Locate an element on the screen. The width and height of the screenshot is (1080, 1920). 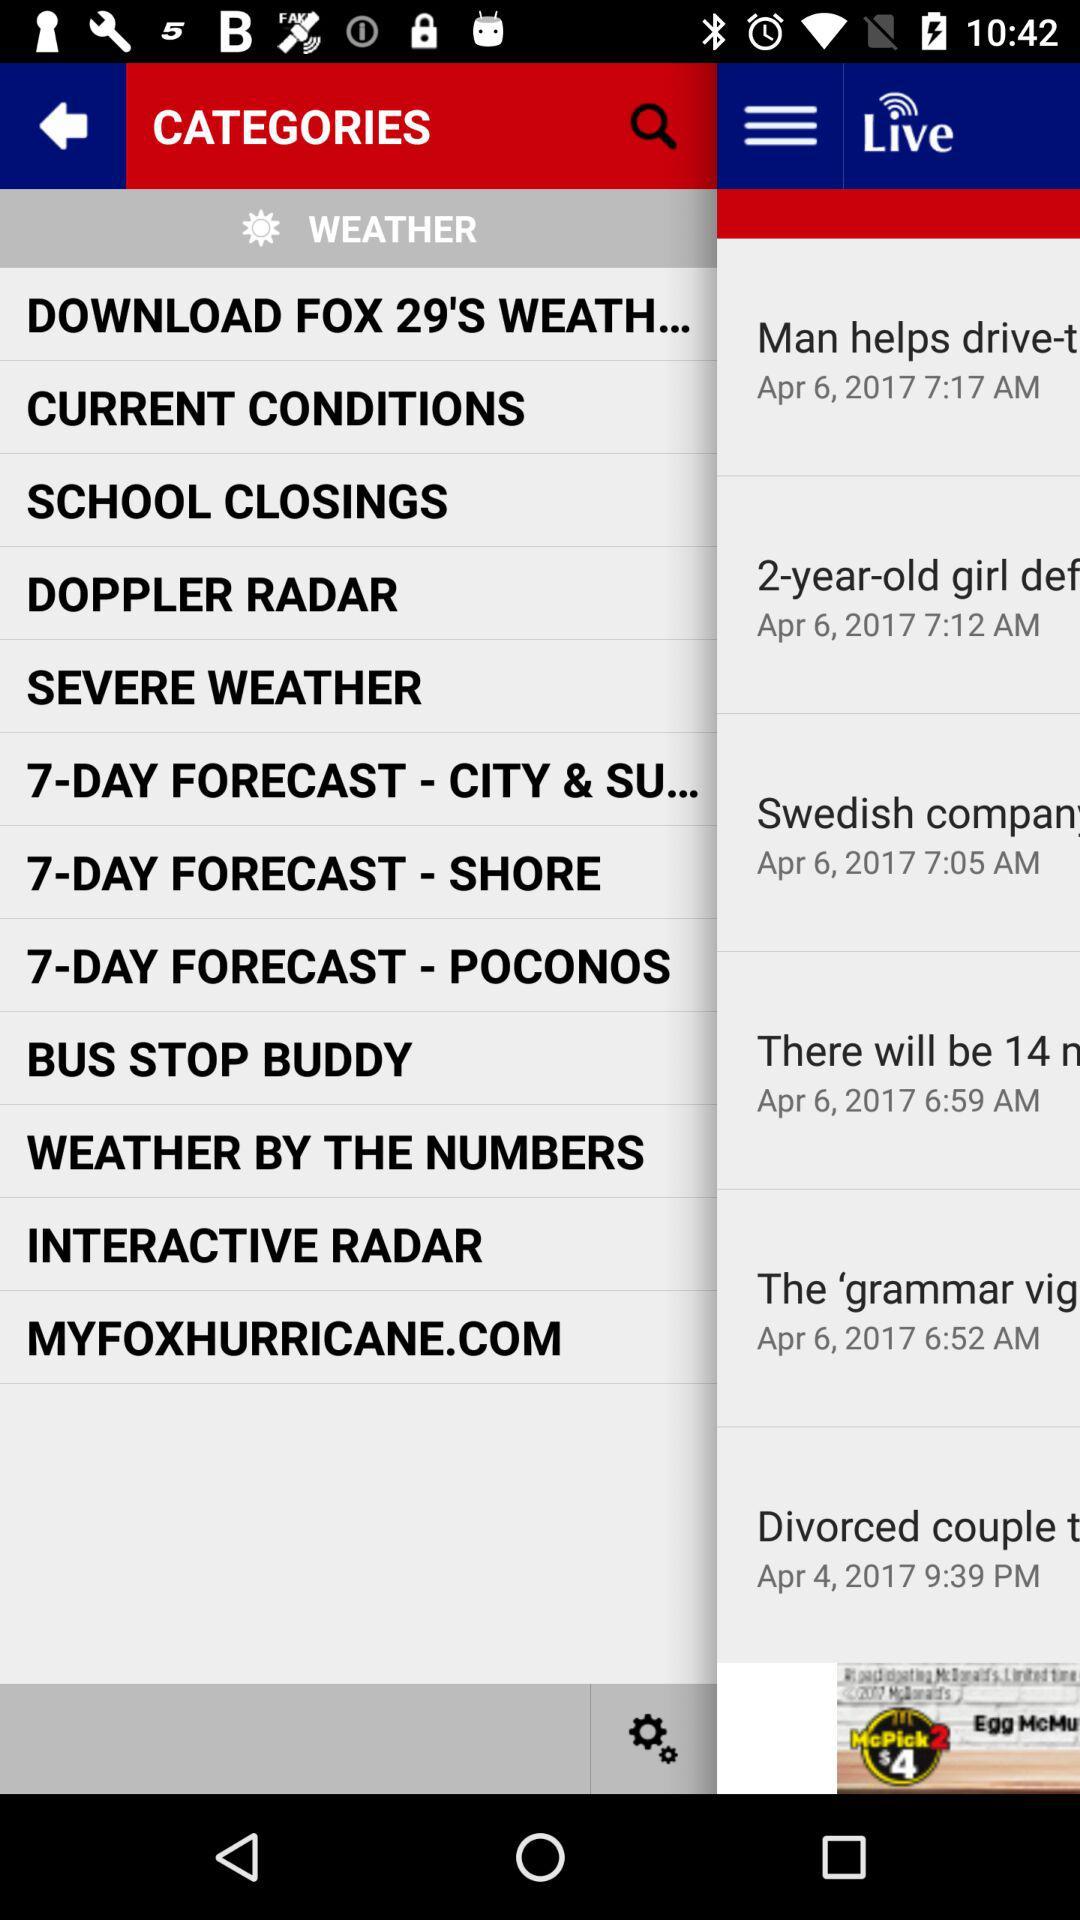
start search is located at coordinates (654, 124).